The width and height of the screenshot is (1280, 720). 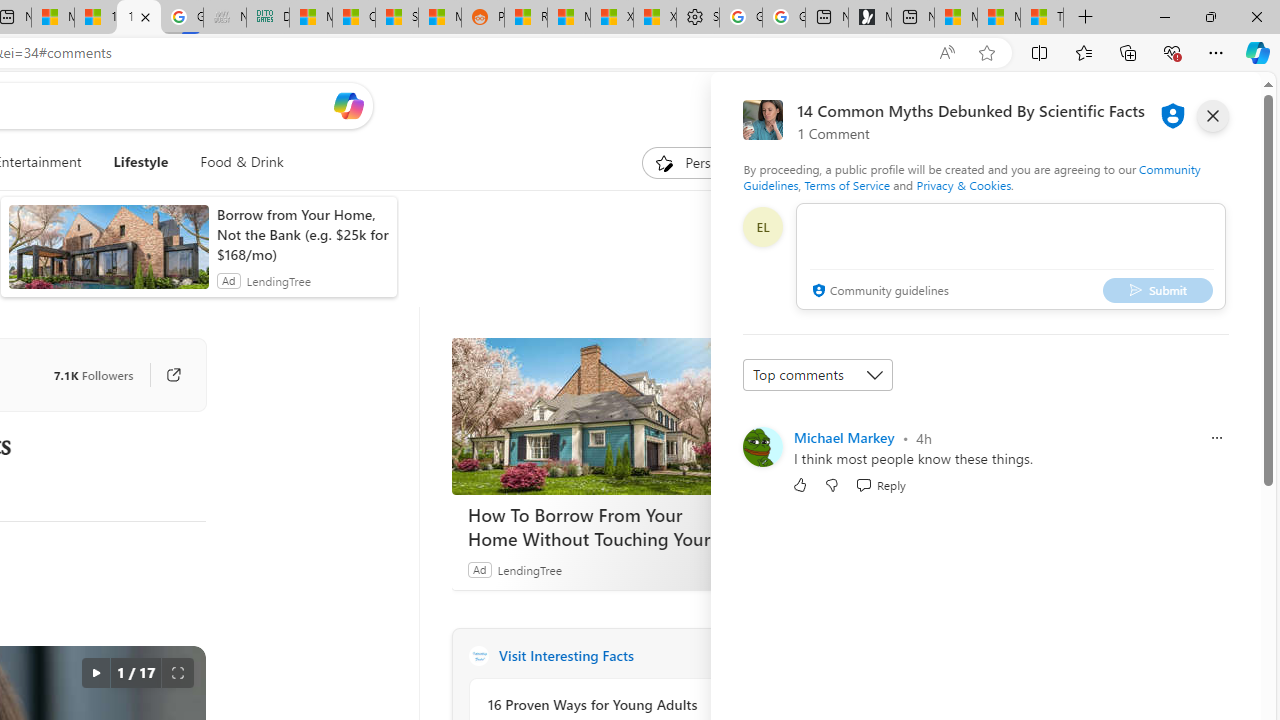 What do you see at coordinates (704, 162) in the screenshot?
I see `'Personalize'` at bounding box center [704, 162].